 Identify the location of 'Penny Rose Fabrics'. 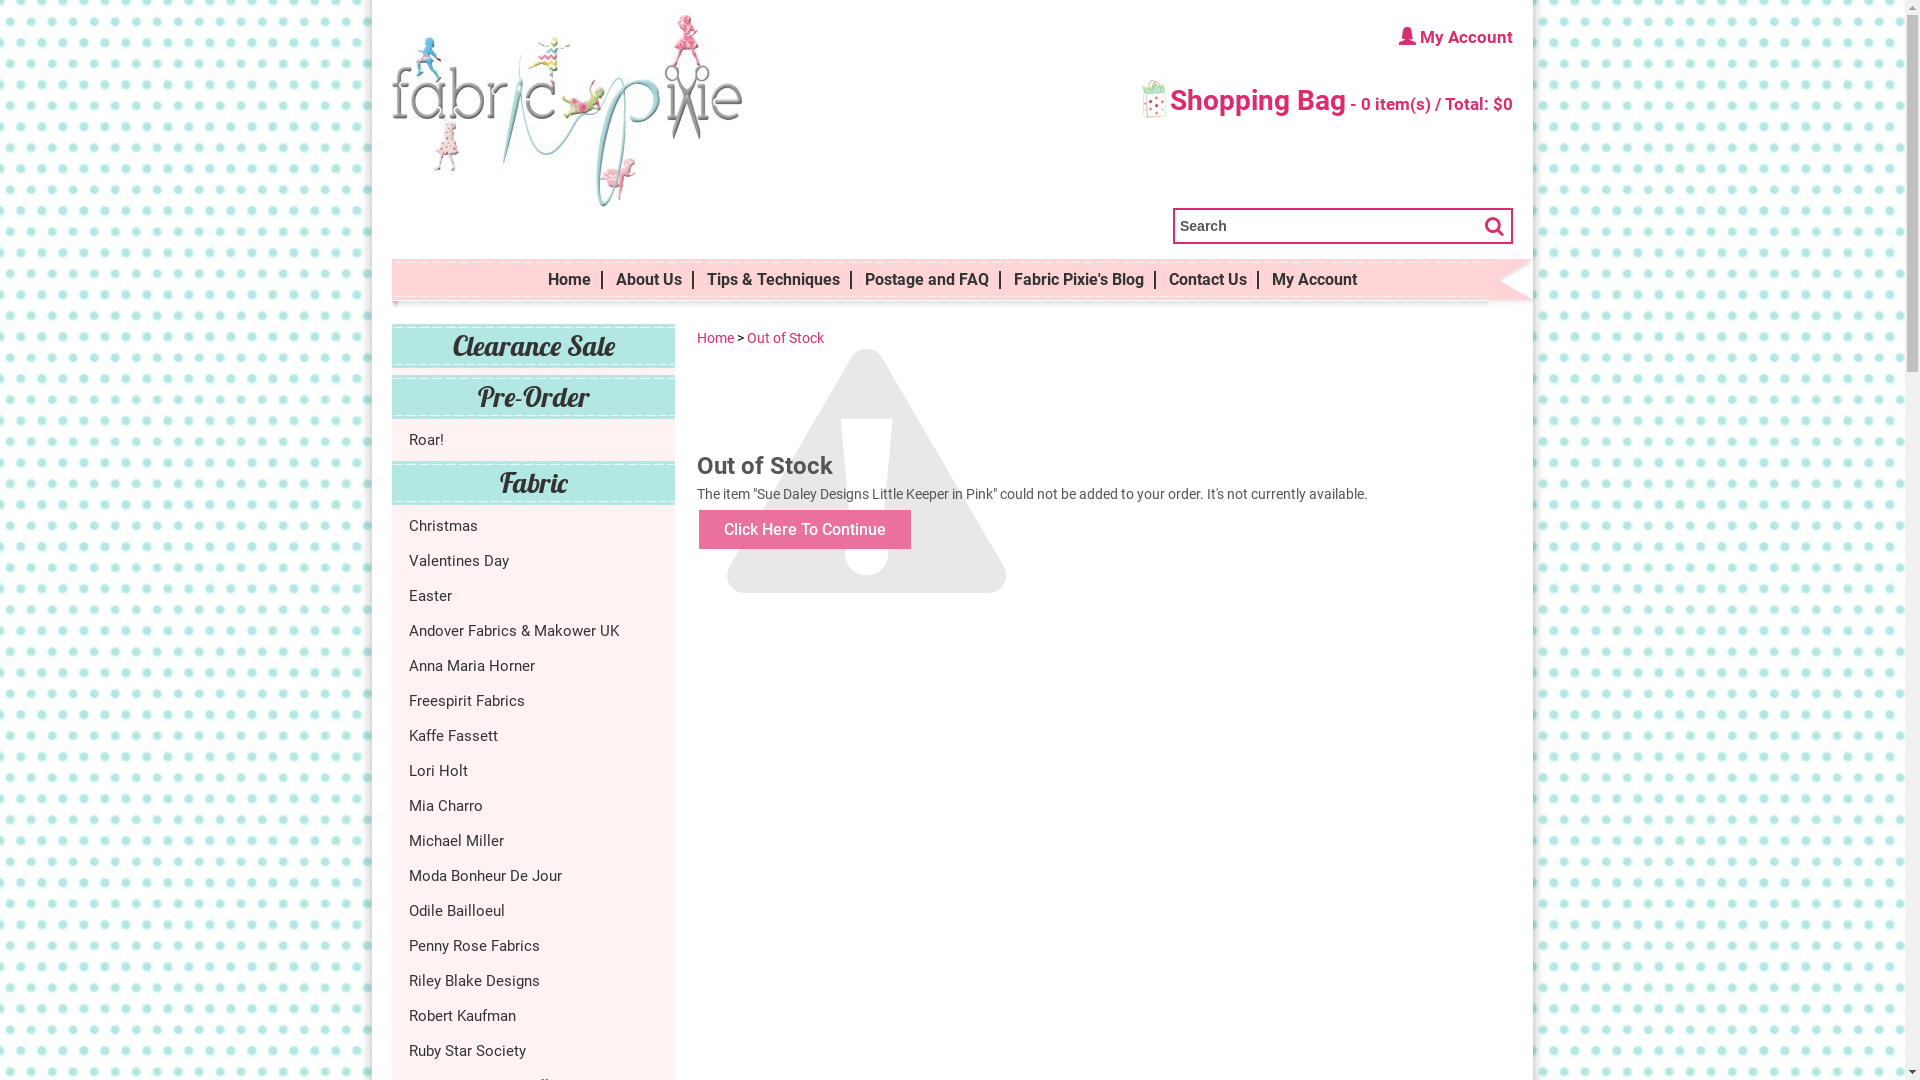
(533, 945).